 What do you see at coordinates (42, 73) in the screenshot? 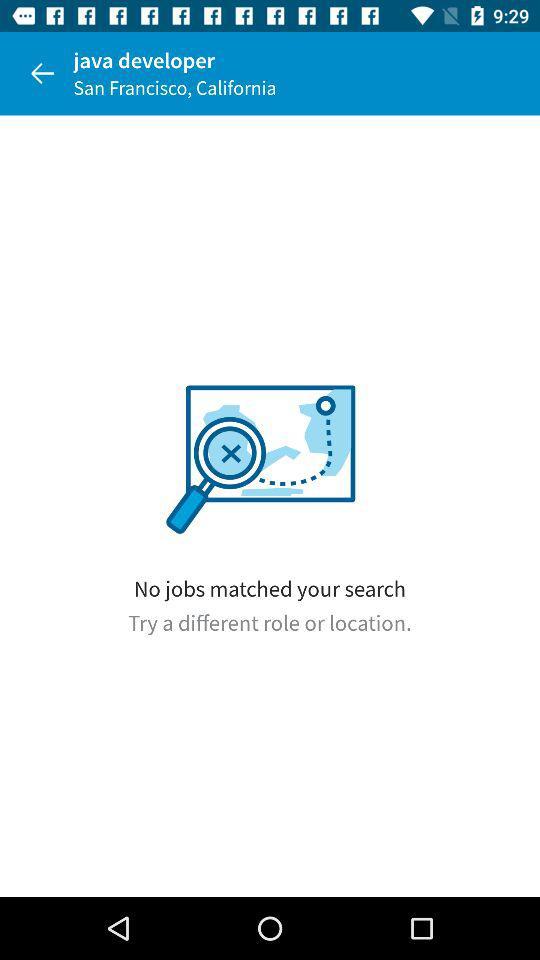
I see `the item above no jobs matched` at bounding box center [42, 73].